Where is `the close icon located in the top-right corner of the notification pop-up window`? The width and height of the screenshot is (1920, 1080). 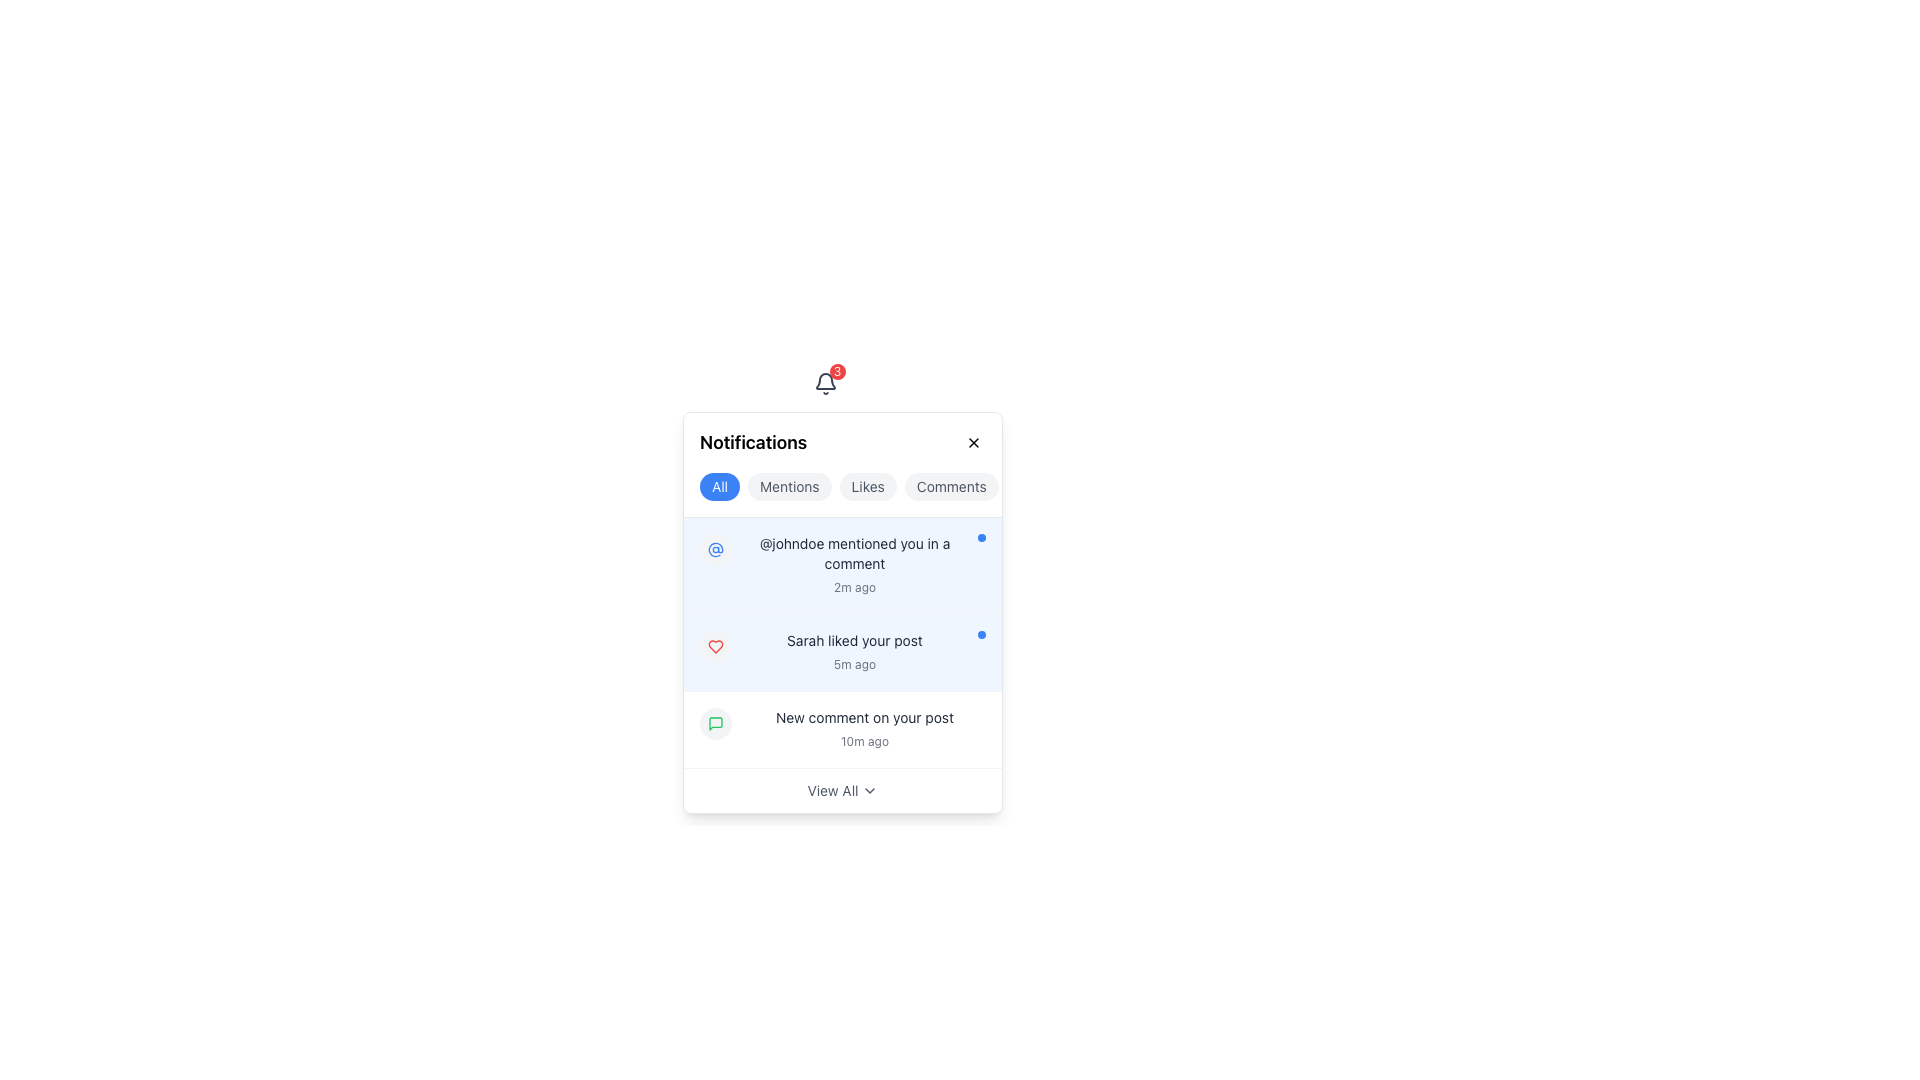 the close icon located in the top-right corner of the notification pop-up window is located at coordinates (974, 442).